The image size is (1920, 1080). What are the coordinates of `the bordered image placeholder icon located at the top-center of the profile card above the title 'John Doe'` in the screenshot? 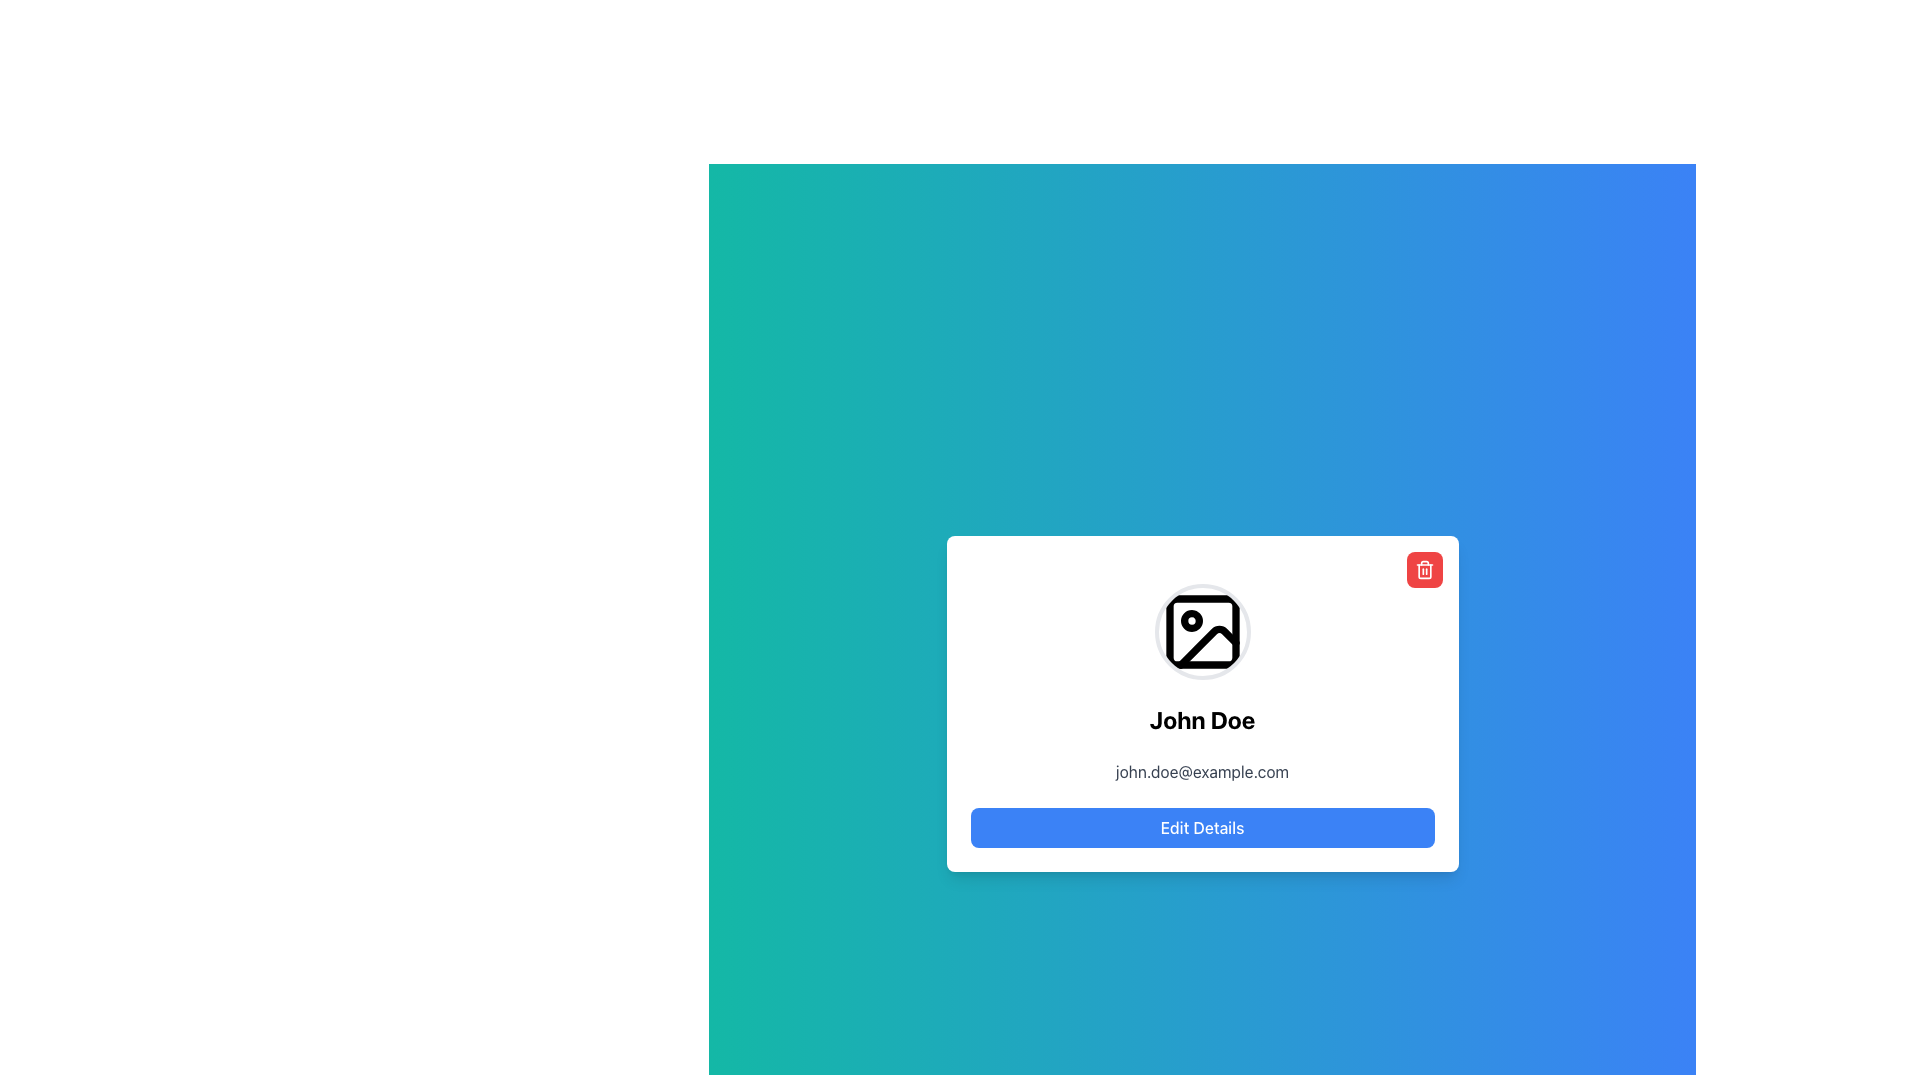 It's located at (1201, 632).